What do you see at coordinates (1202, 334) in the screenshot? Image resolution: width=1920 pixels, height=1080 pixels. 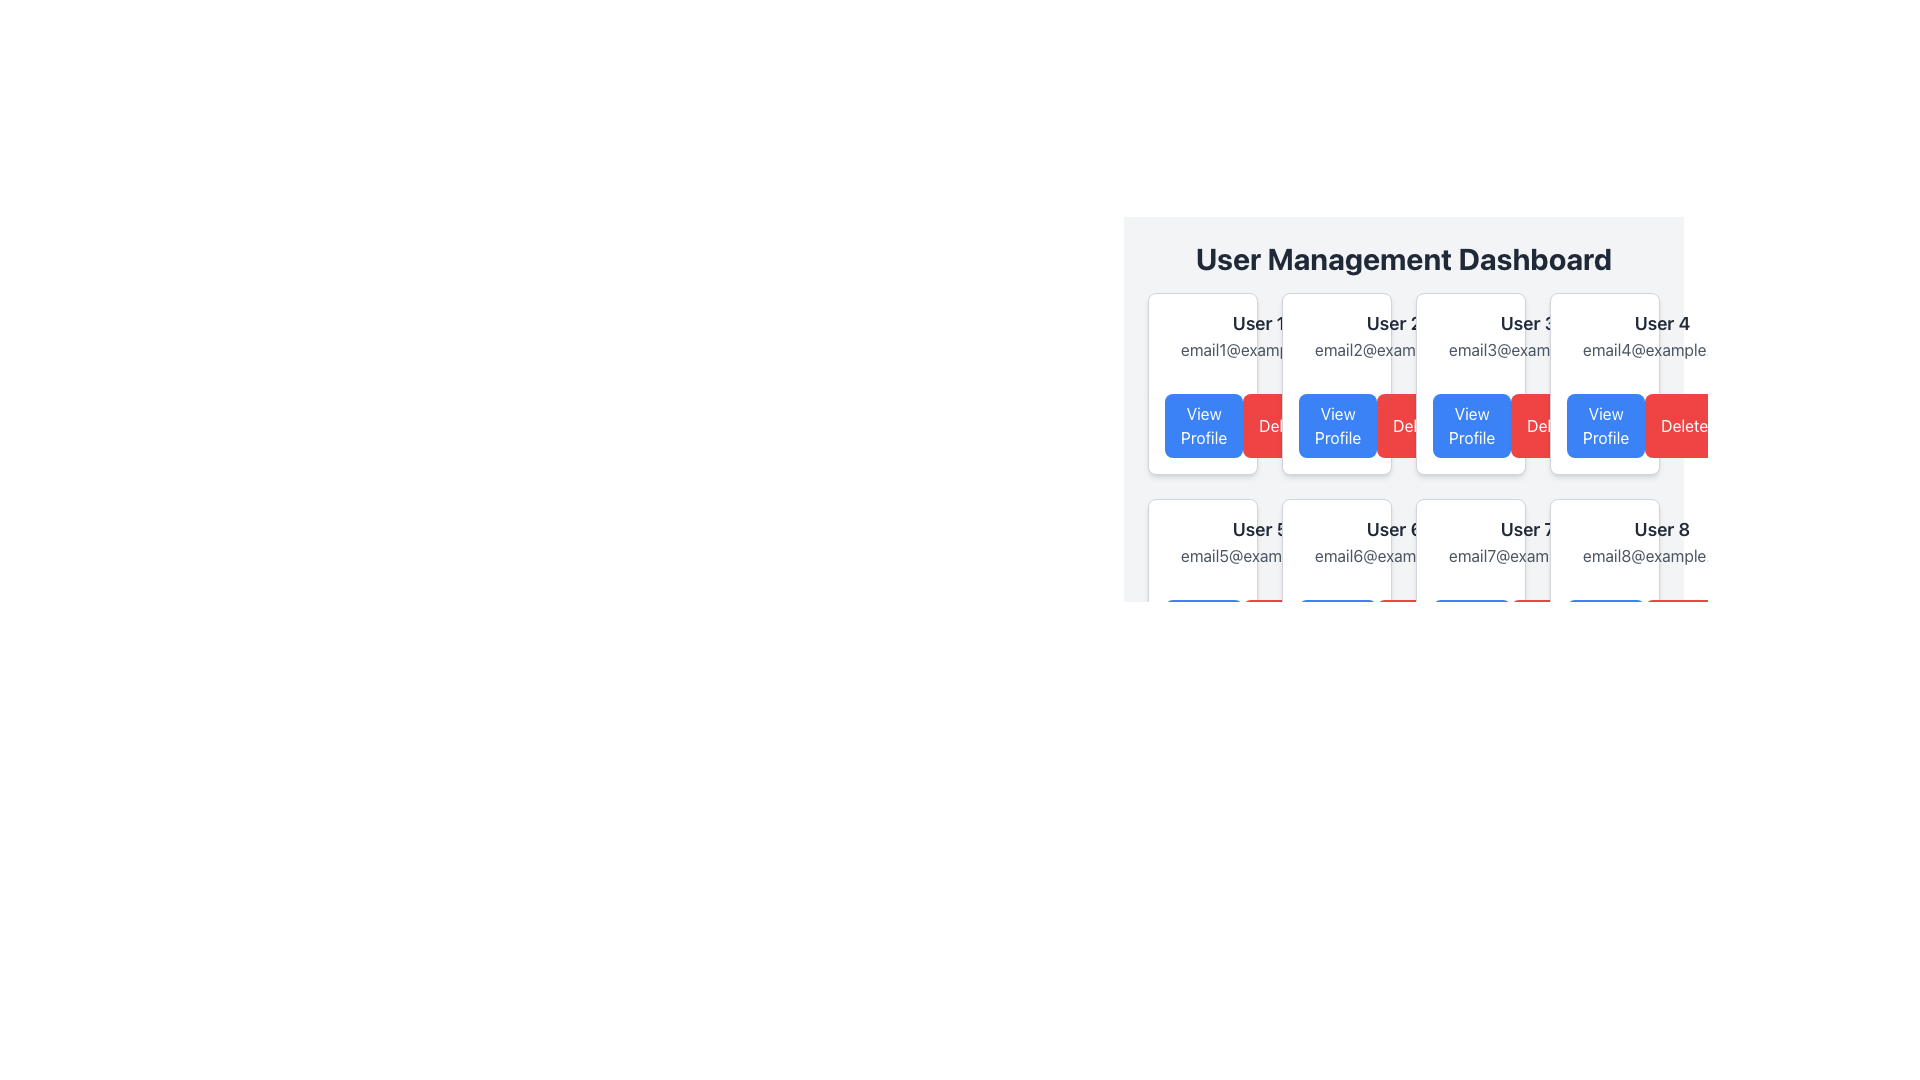 I see `the text block titled 'User 1' which displays the email 'email1@example.com' and includes a user profile icon on its left` at bounding box center [1202, 334].